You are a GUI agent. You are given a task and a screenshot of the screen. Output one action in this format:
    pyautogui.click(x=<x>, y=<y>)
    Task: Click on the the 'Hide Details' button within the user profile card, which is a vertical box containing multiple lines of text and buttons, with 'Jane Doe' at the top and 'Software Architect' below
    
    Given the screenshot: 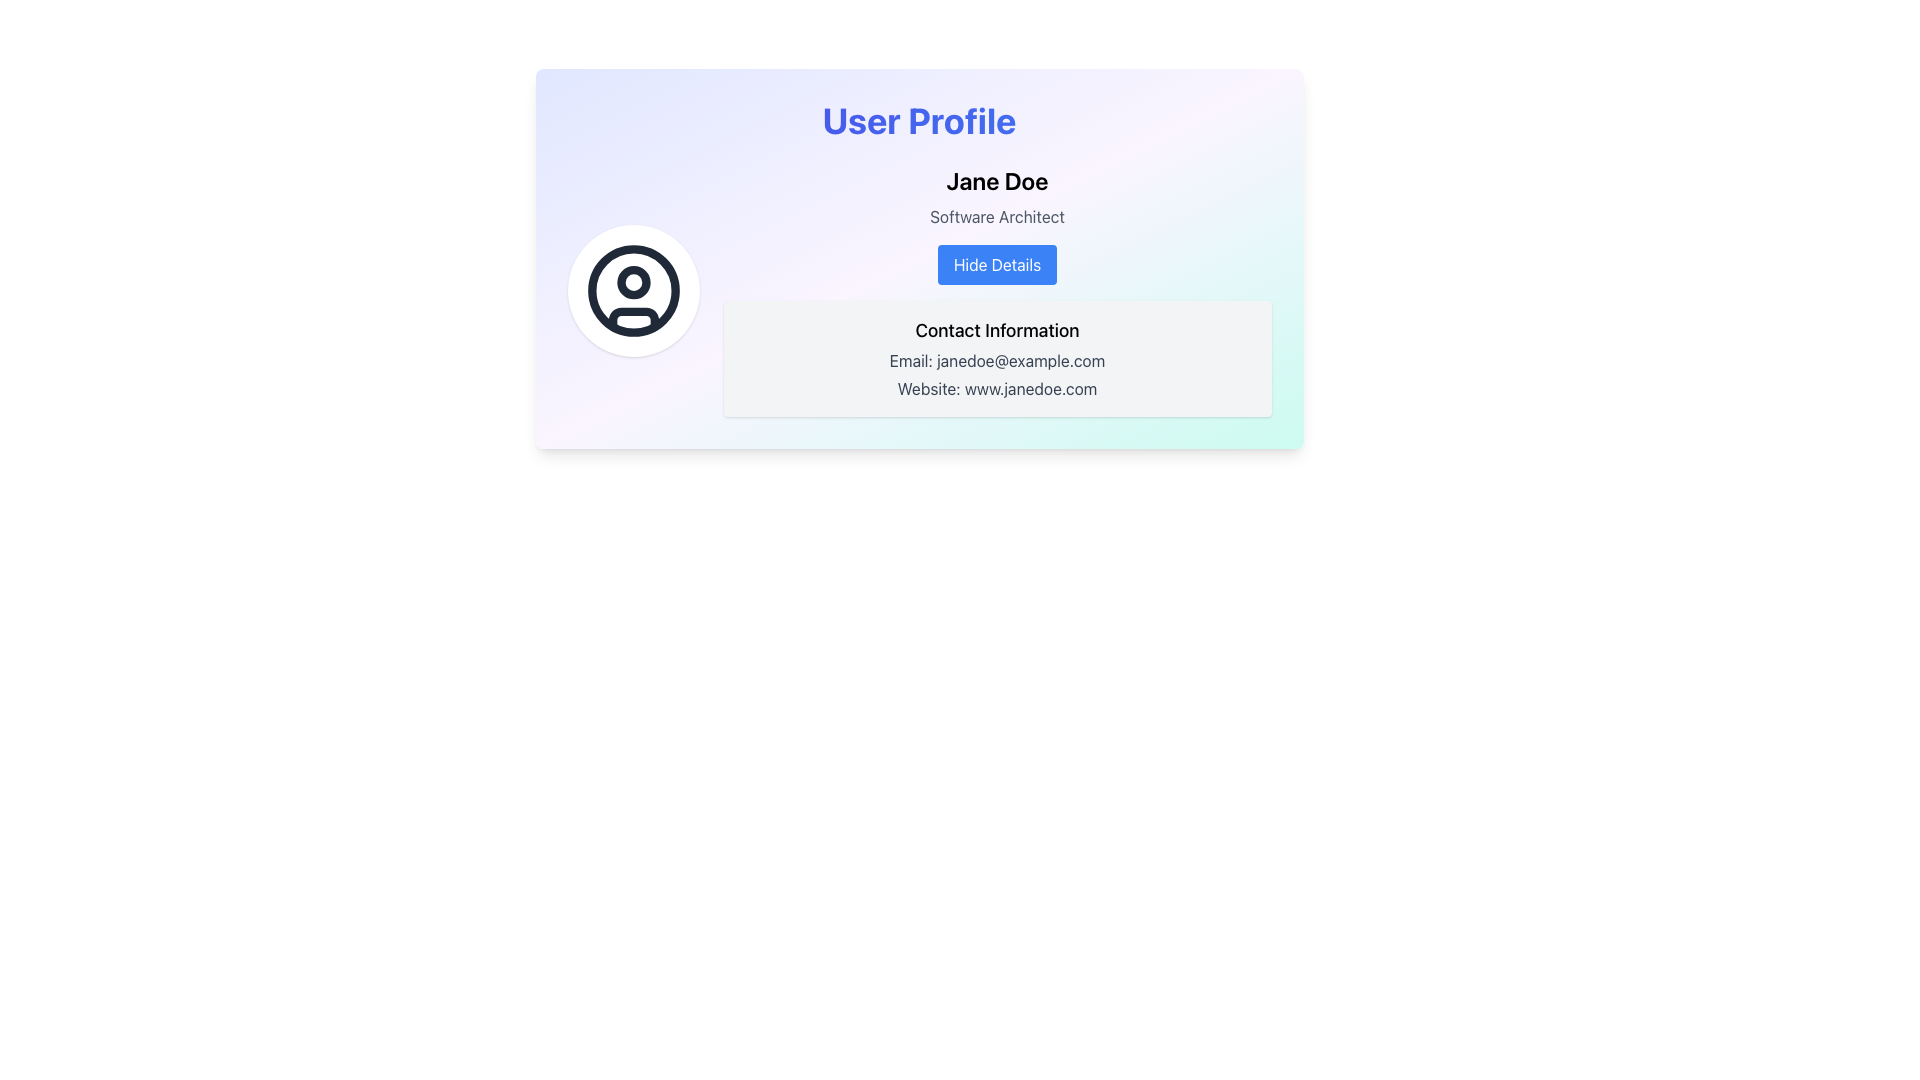 What is the action you would take?
    pyautogui.click(x=997, y=290)
    